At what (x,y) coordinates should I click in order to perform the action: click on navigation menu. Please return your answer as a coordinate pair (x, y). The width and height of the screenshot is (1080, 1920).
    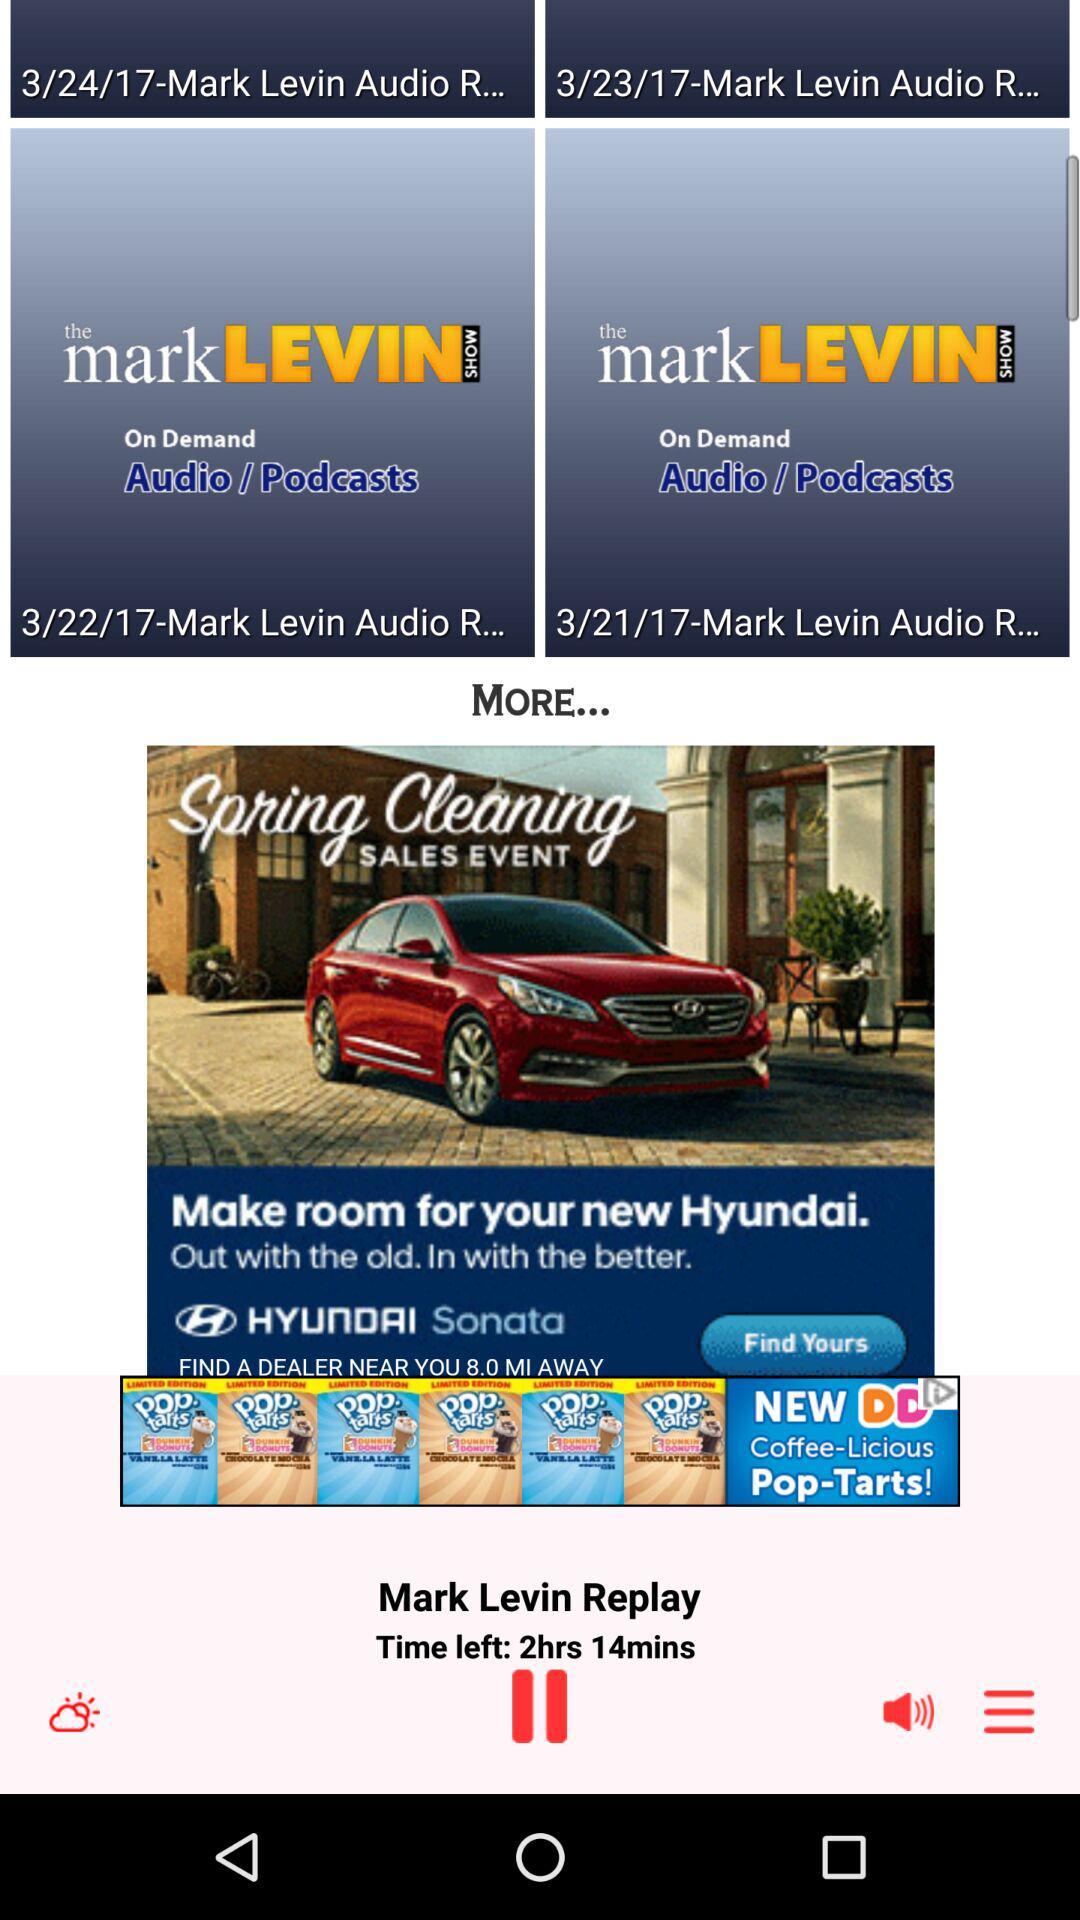
    Looking at the image, I should click on (1009, 1710).